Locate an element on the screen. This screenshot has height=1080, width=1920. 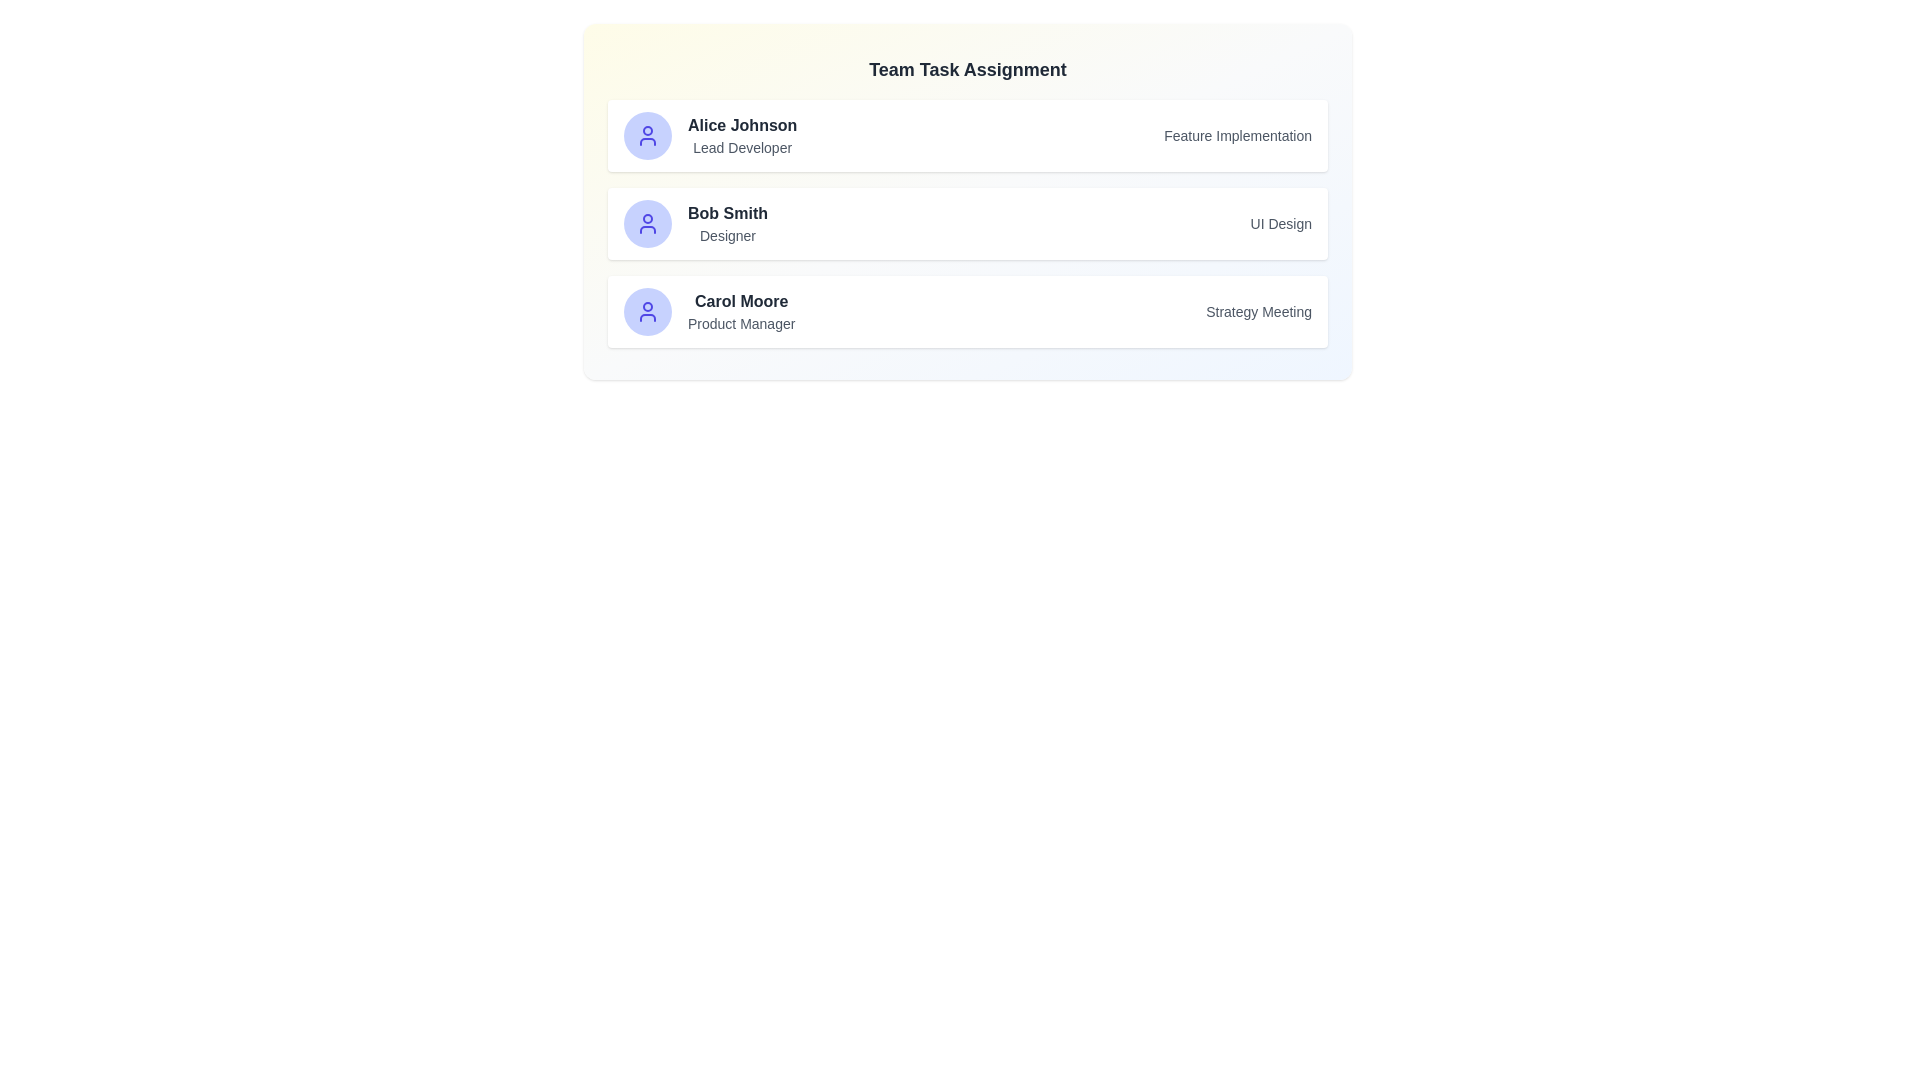
the user profile icon for 'Bob Smith' located in the second row of the 'Team Task Assignment' list is located at coordinates (648, 223).